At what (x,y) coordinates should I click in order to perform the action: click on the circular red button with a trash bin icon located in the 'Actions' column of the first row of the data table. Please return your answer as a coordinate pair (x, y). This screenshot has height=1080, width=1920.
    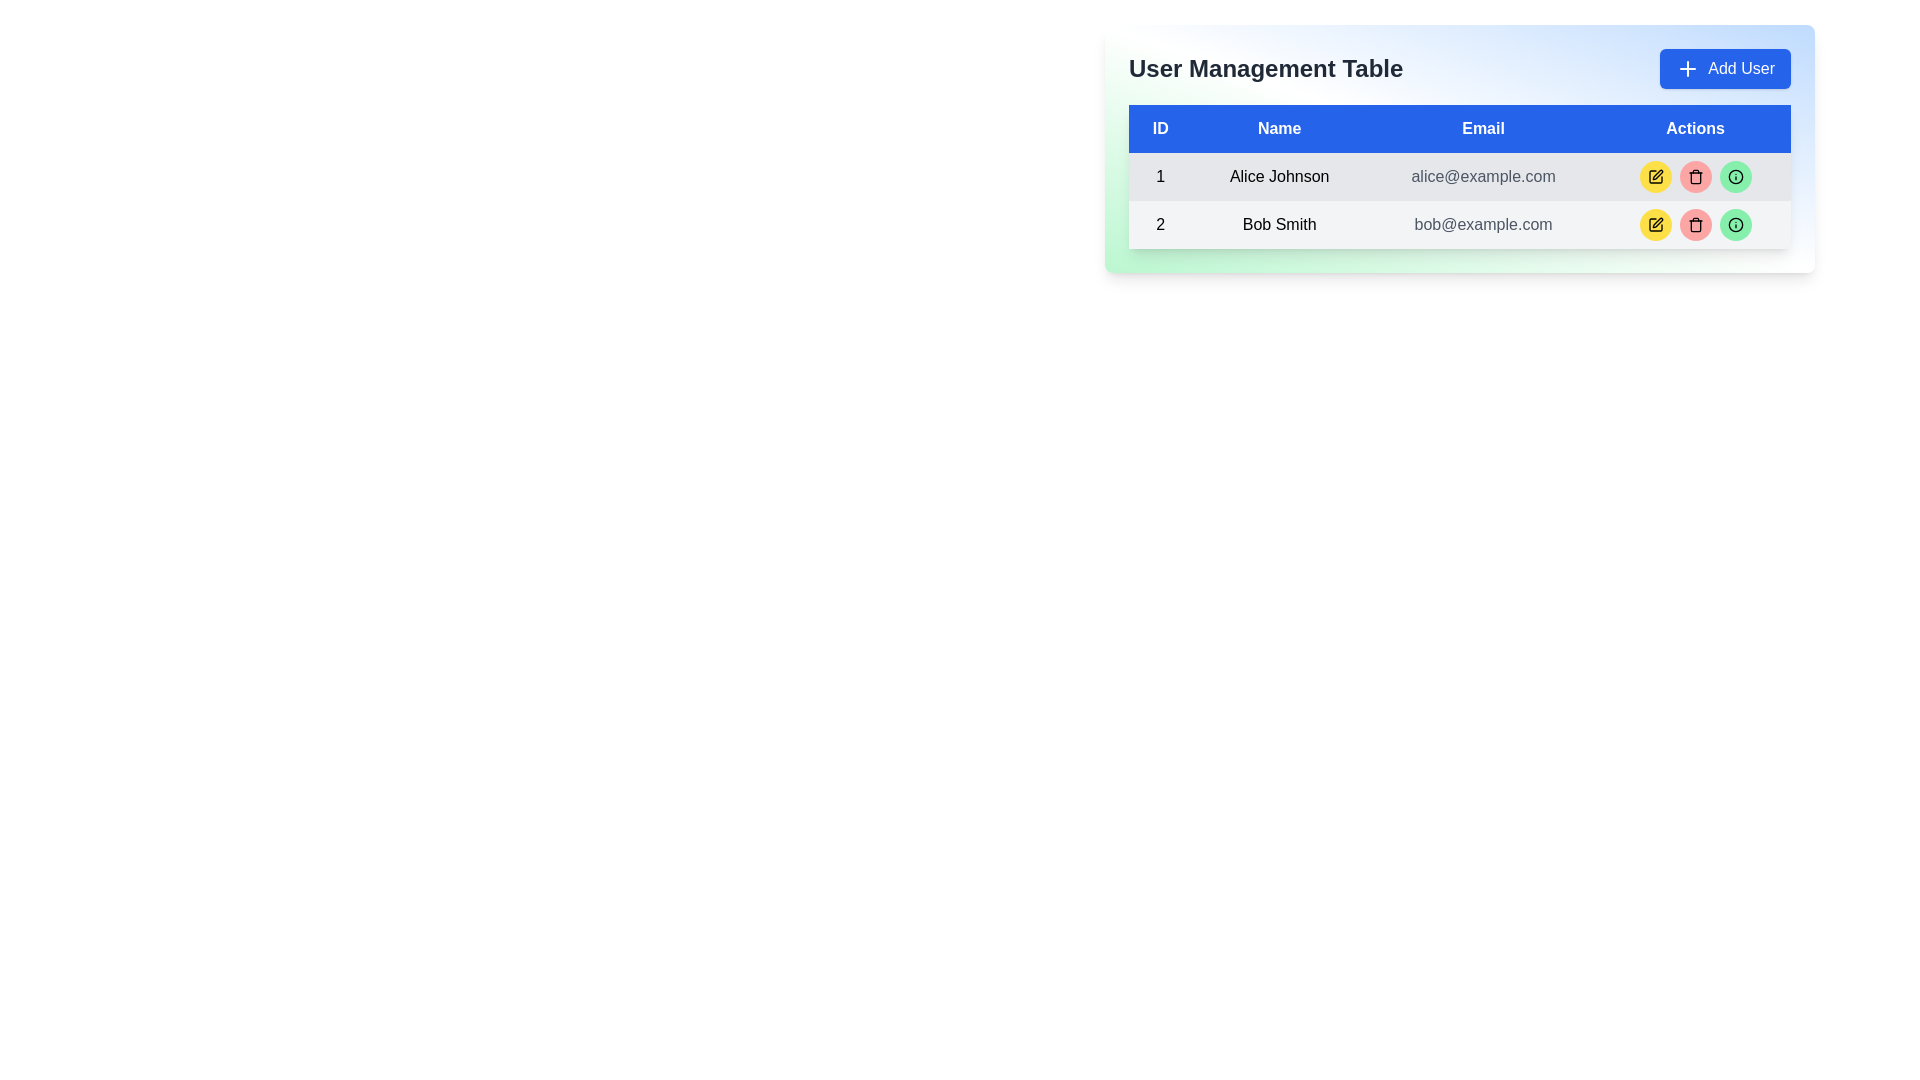
    Looking at the image, I should click on (1694, 176).